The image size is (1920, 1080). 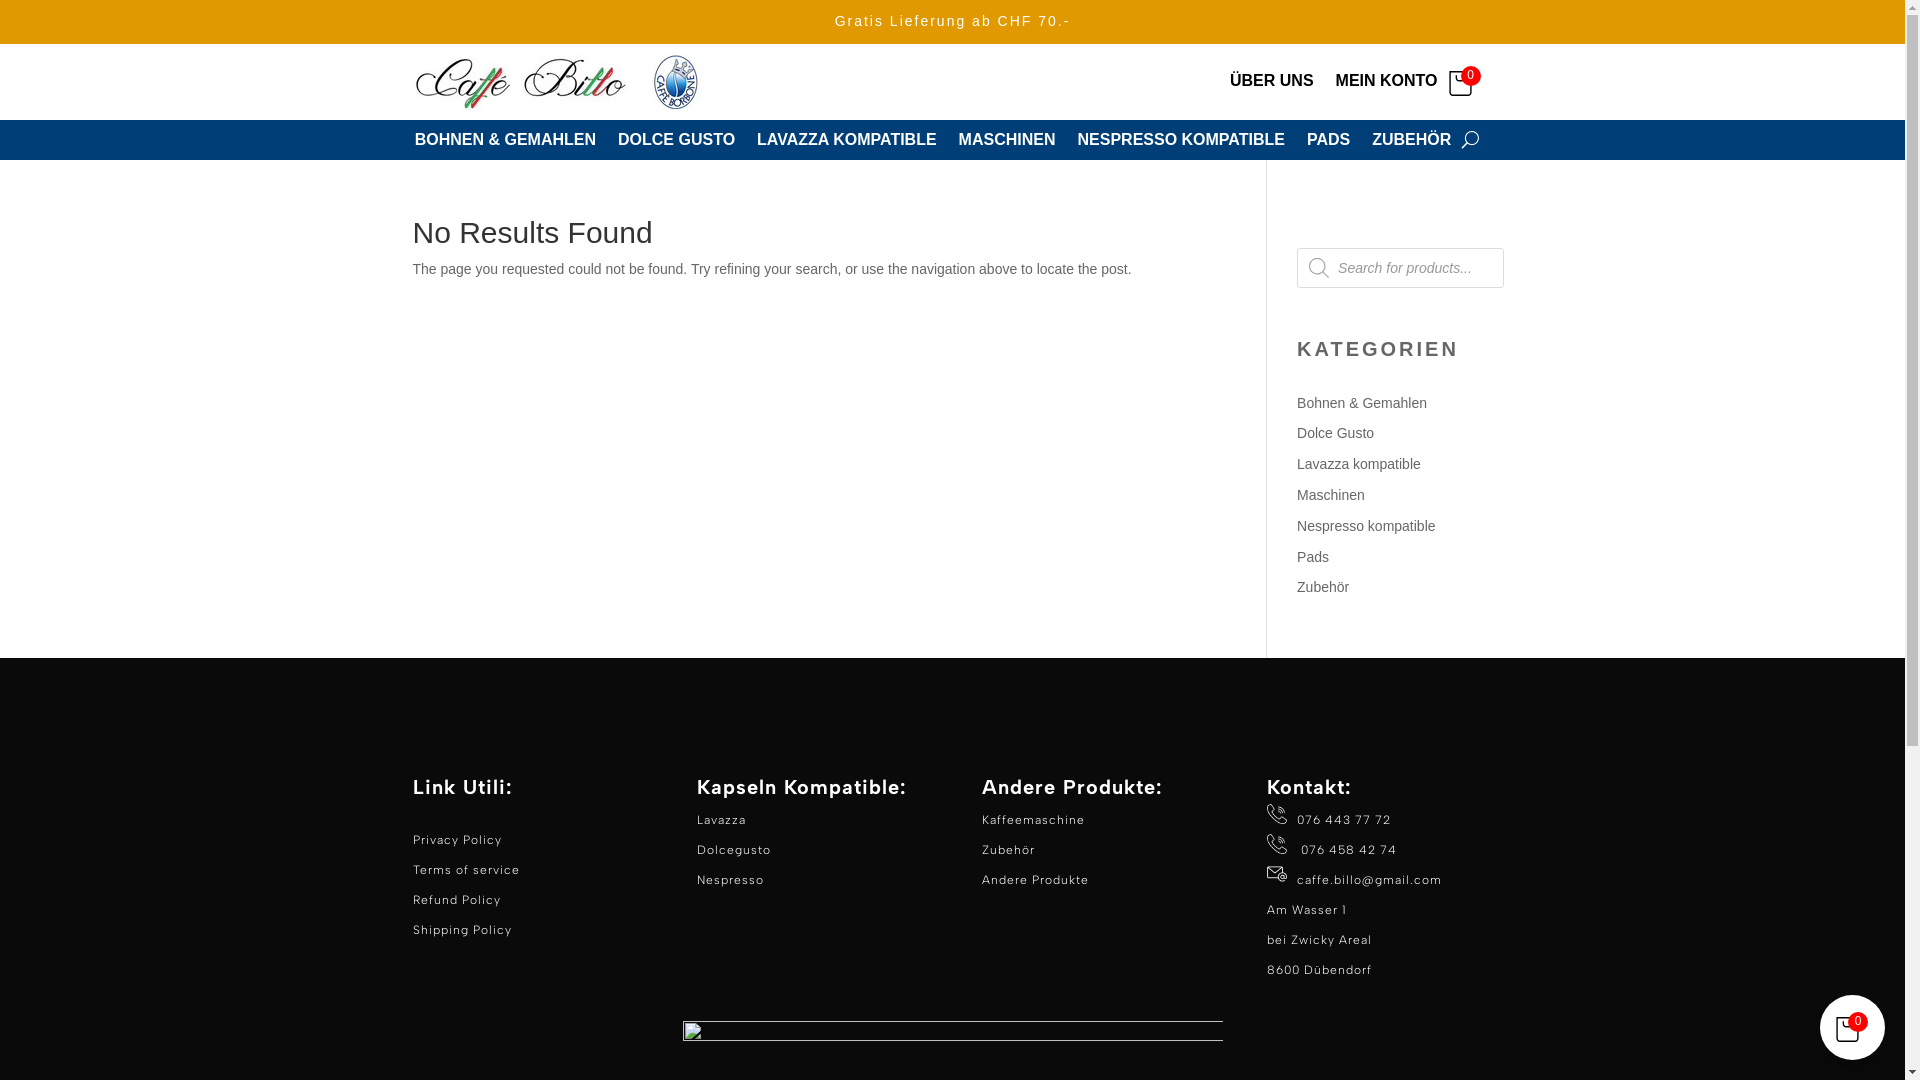 I want to click on 'MEIN KONTO', so click(x=1386, y=84).